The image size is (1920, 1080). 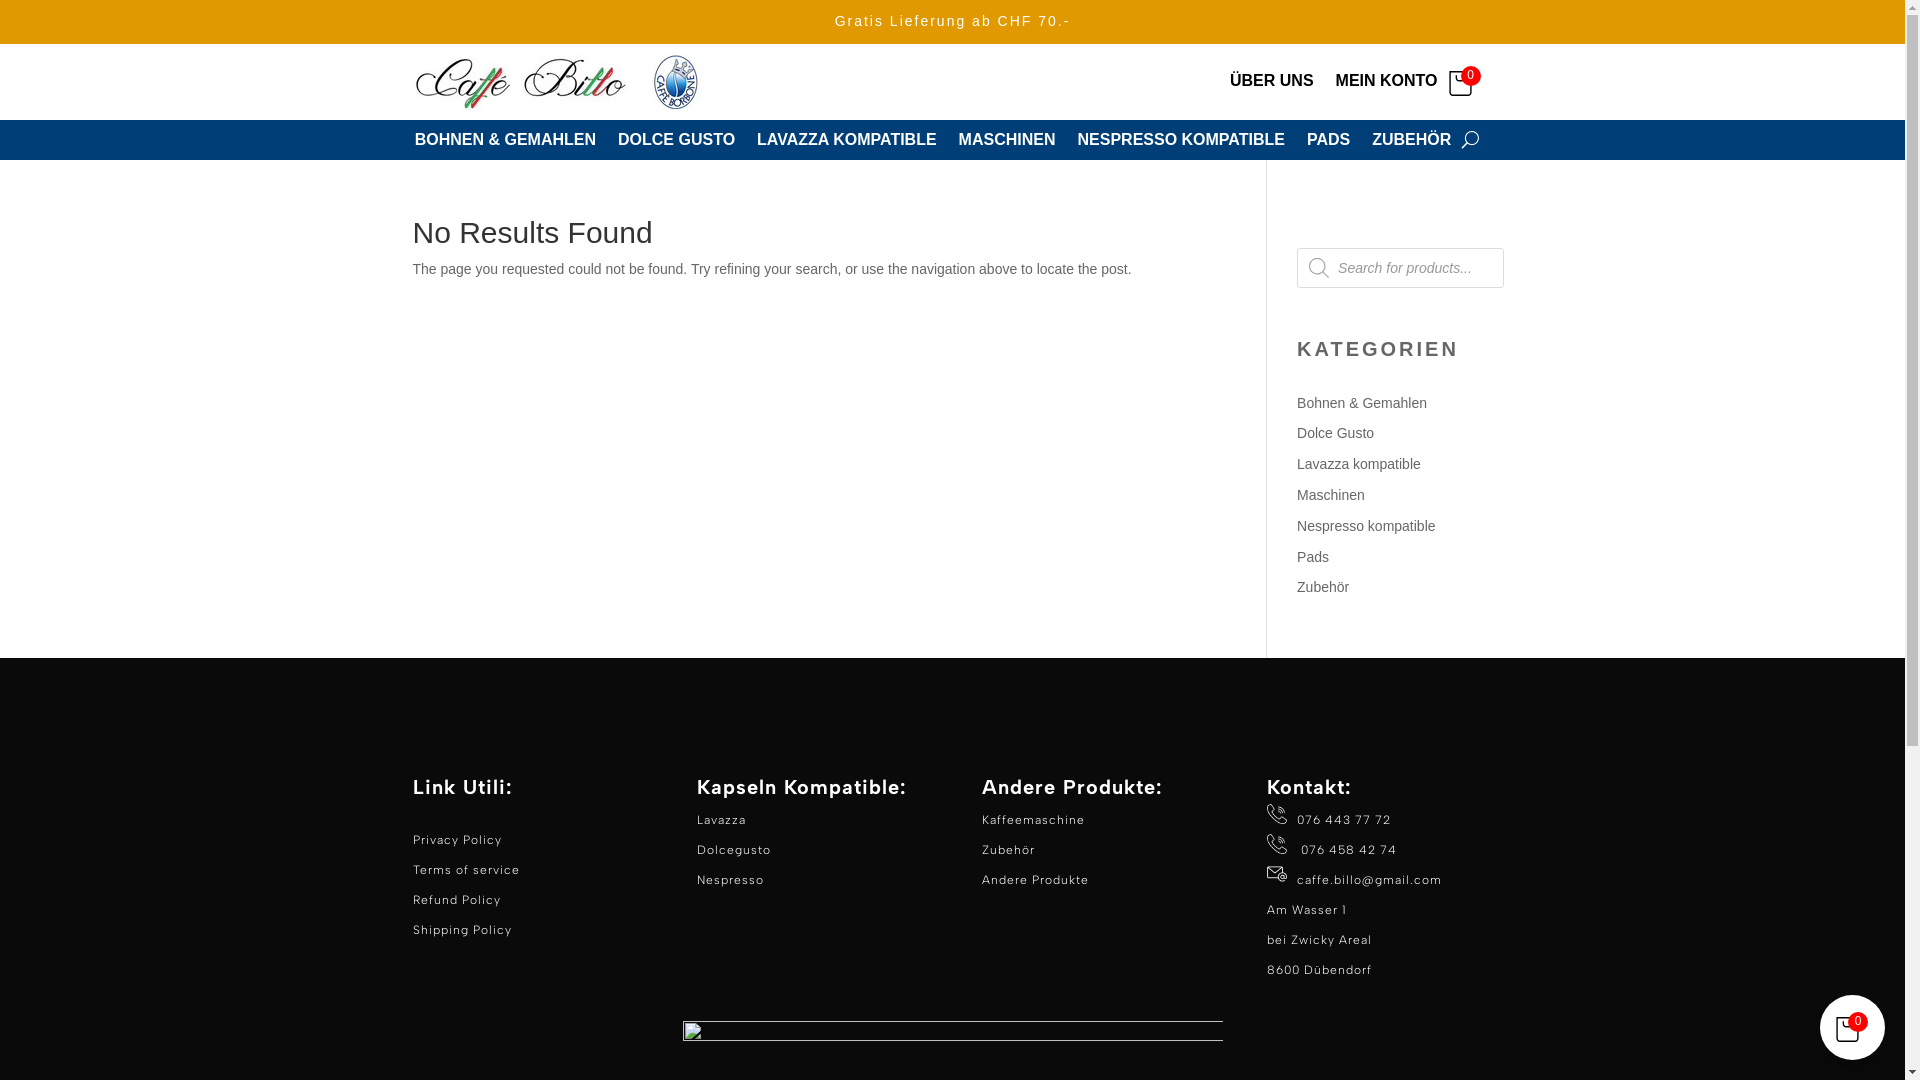 I want to click on 'MEIN KONTO', so click(x=1386, y=84).